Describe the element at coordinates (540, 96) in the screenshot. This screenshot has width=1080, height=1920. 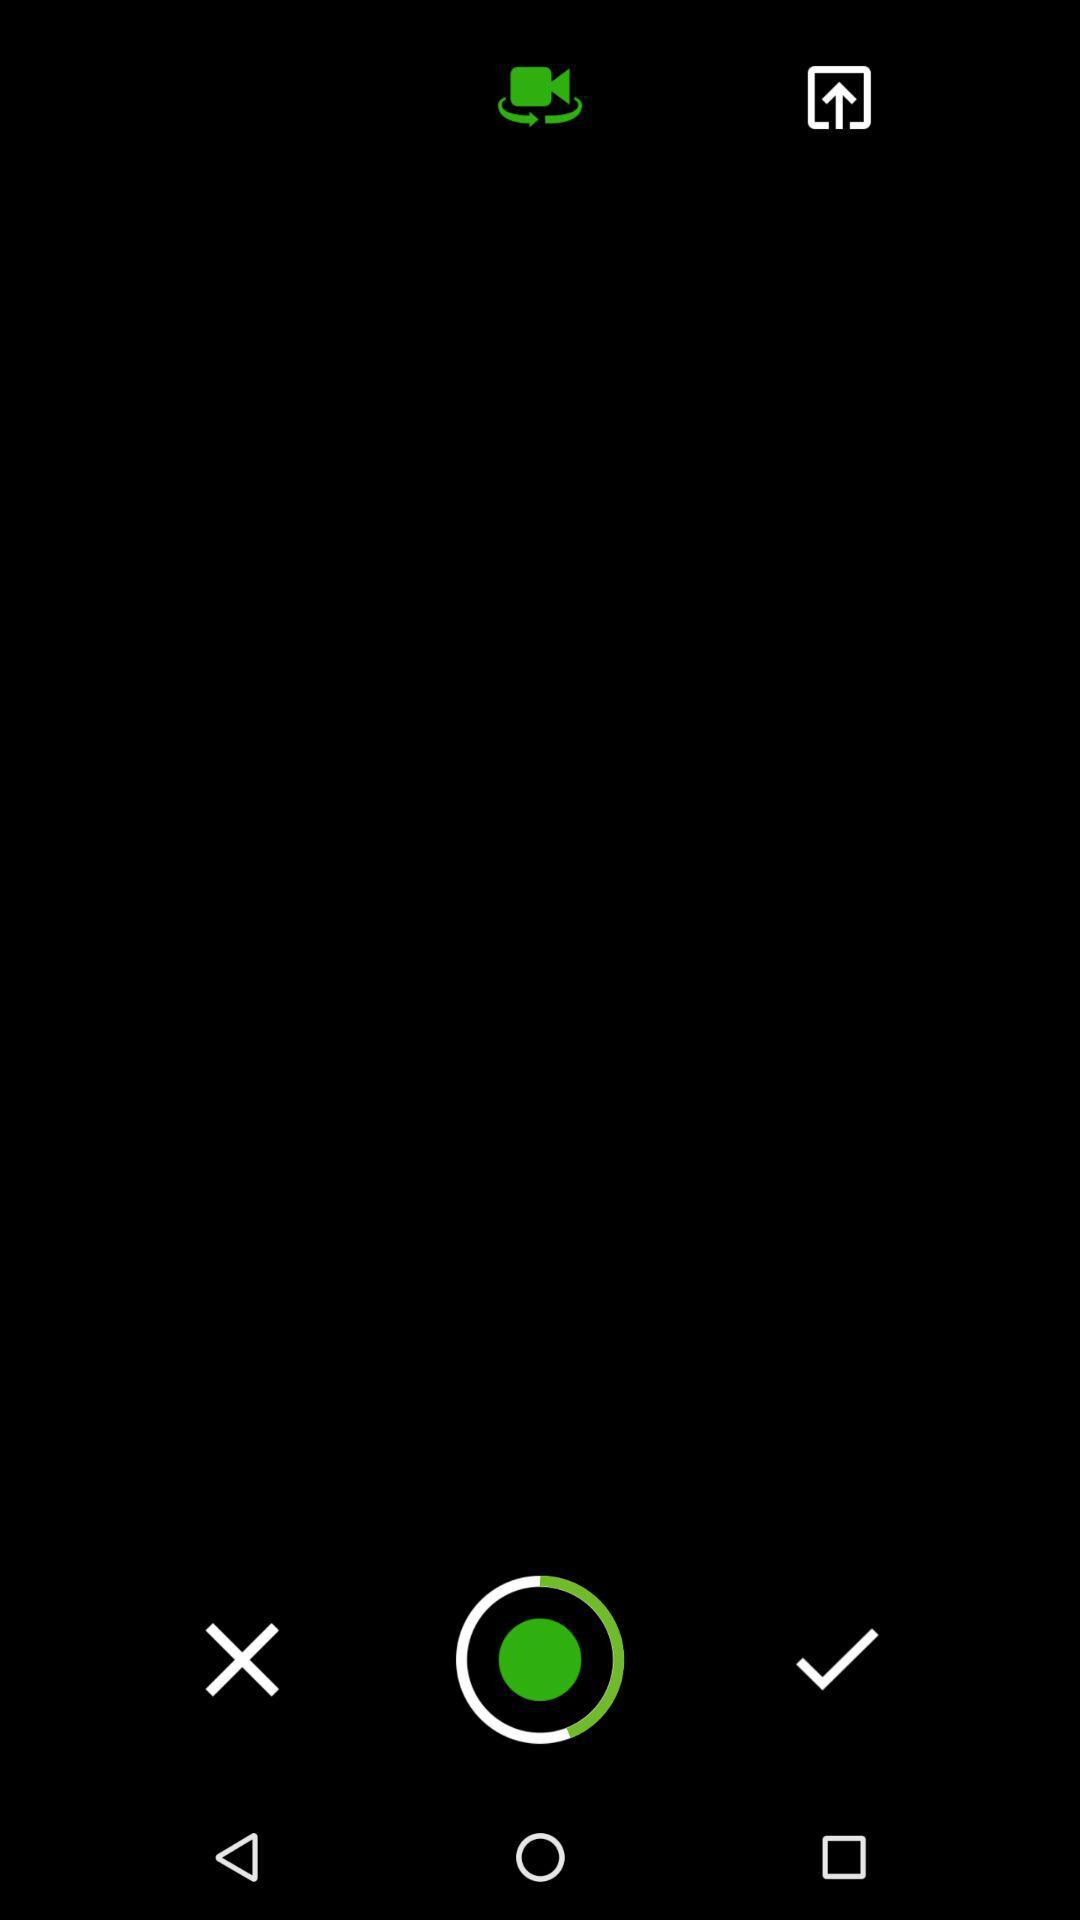
I see `change camera` at that location.